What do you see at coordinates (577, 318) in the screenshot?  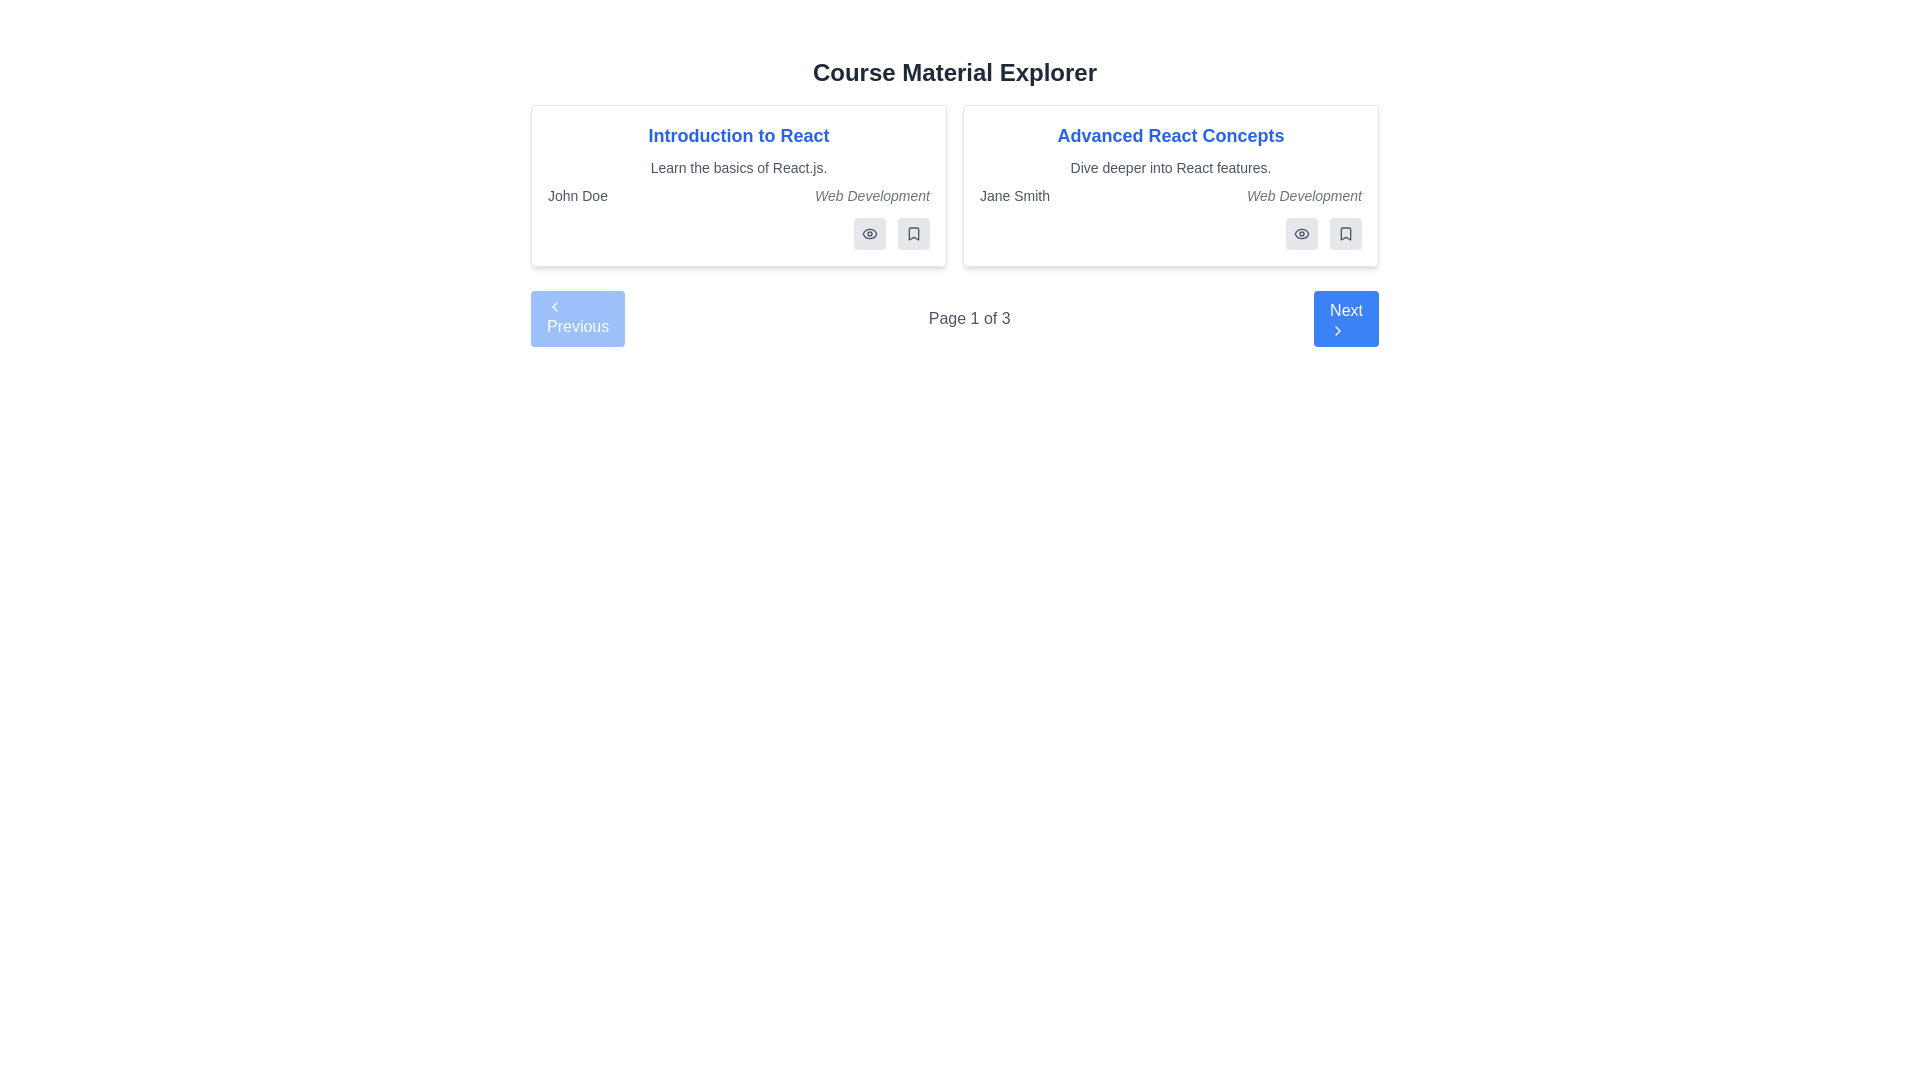 I see `the 'Previous' button, which is a rectangular button with rounded corners and a blue background, located near the bottom left corner of the interface` at bounding box center [577, 318].